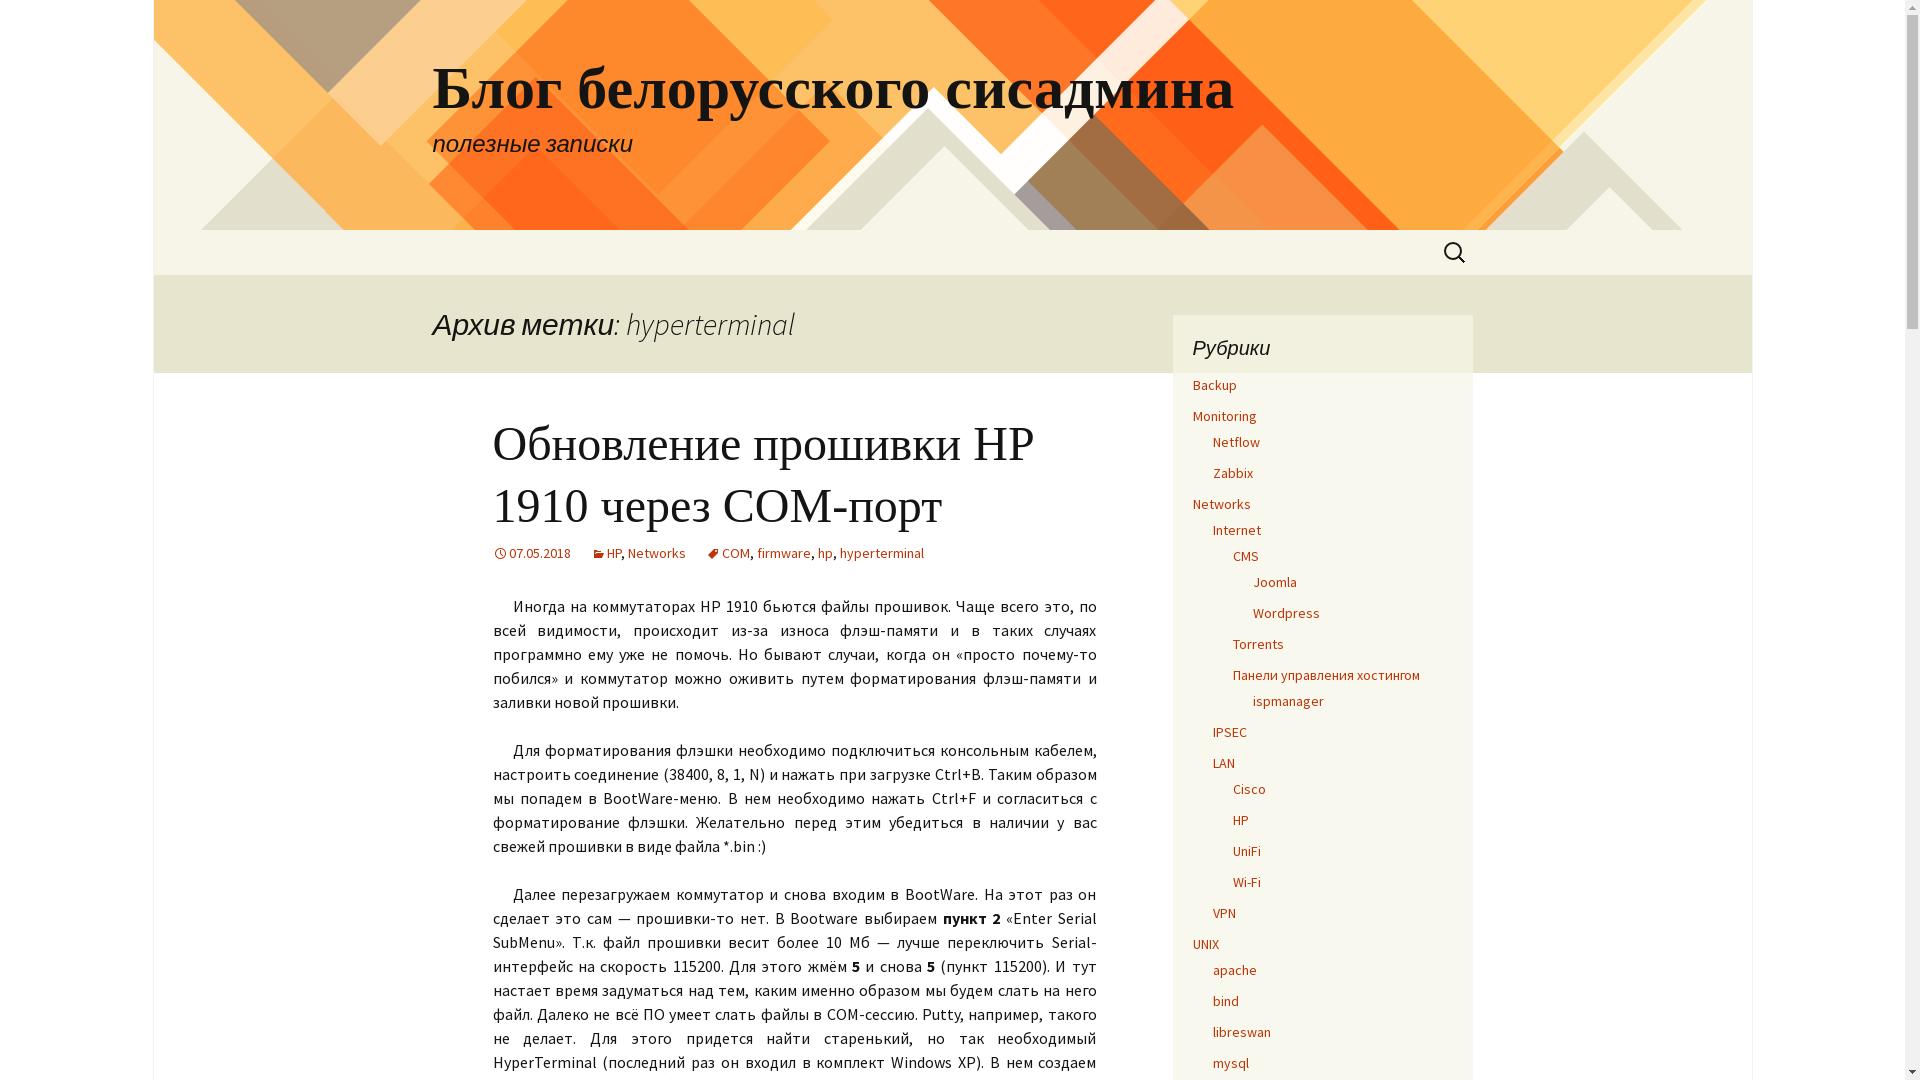  Describe the element at coordinates (1234, 441) in the screenshot. I see `'Netflow'` at that location.